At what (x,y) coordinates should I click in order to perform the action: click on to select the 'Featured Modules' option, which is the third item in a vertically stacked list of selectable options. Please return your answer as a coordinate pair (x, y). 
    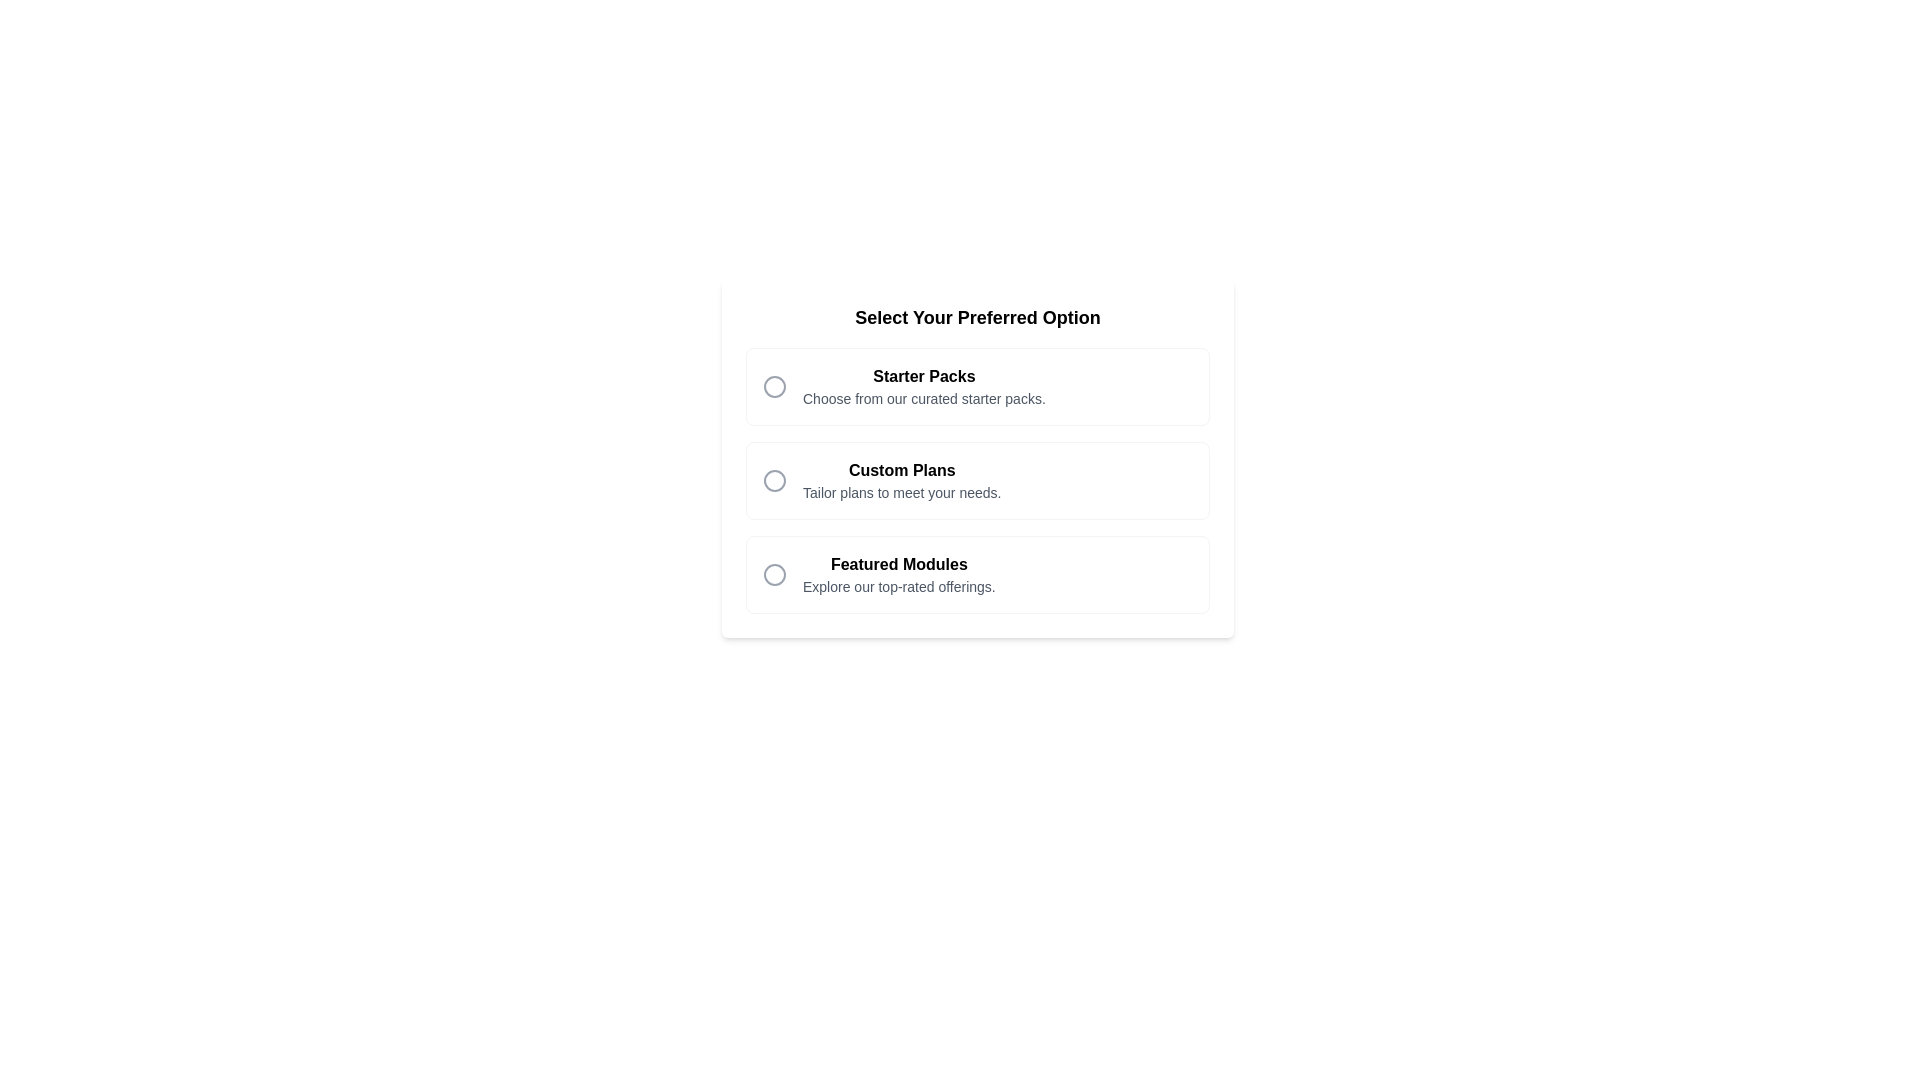
    Looking at the image, I should click on (978, 574).